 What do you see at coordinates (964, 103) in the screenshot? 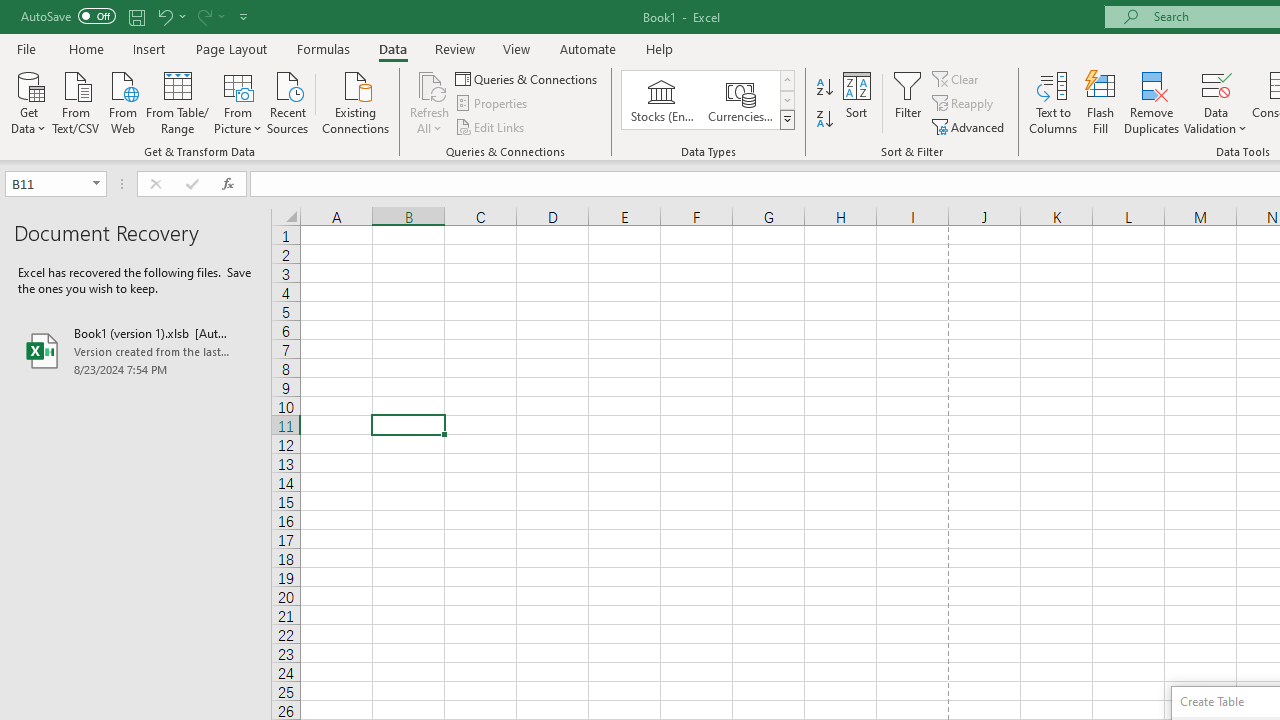
I see `'Reapply'` at bounding box center [964, 103].